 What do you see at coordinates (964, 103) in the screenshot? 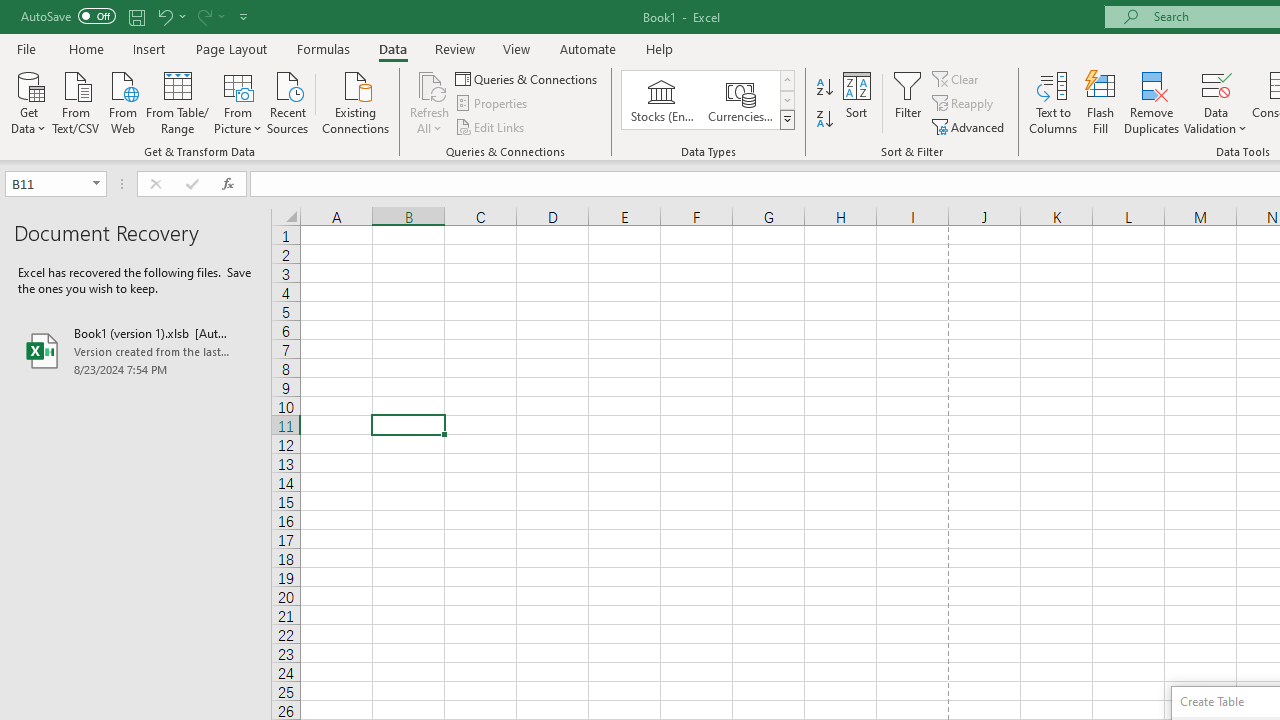
I see `'Reapply'` at bounding box center [964, 103].